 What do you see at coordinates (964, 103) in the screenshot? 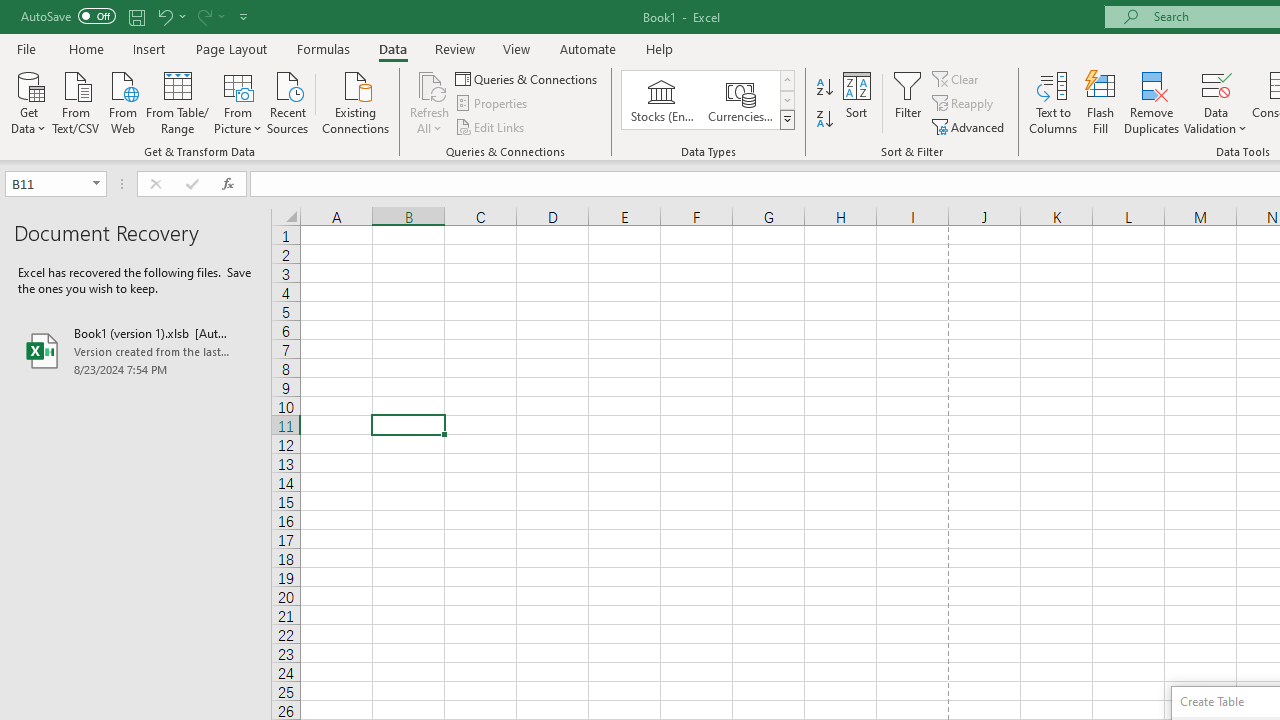
I see `'Reapply'` at bounding box center [964, 103].